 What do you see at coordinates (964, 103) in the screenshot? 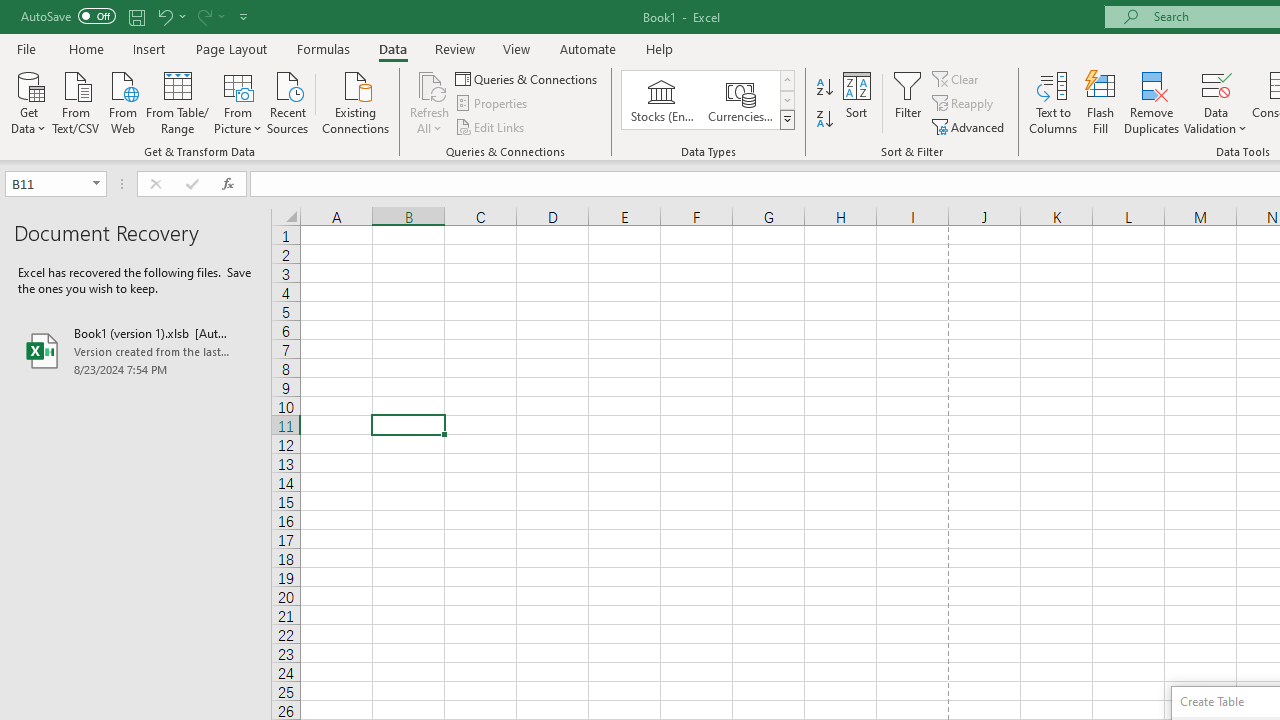
I see `'Reapply'` at bounding box center [964, 103].